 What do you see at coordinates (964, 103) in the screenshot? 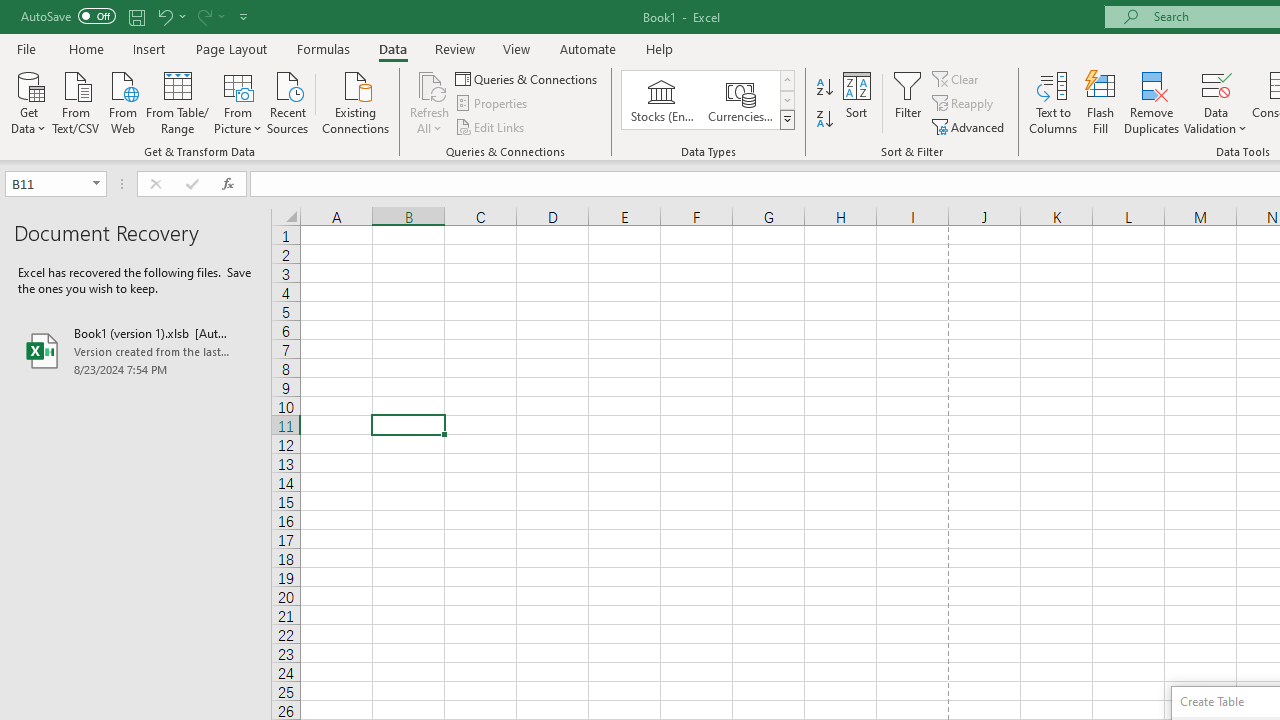
I see `'Reapply'` at bounding box center [964, 103].